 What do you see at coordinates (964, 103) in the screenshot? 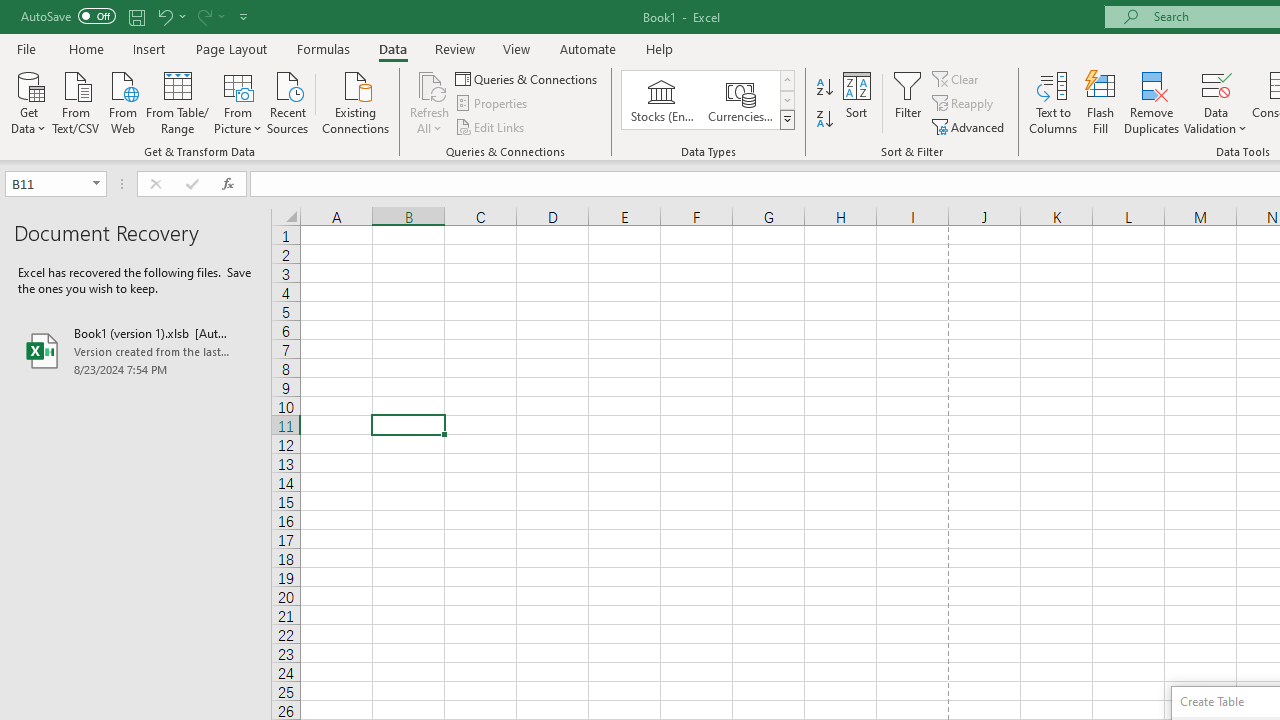
I see `'Reapply'` at bounding box center [964, 103].